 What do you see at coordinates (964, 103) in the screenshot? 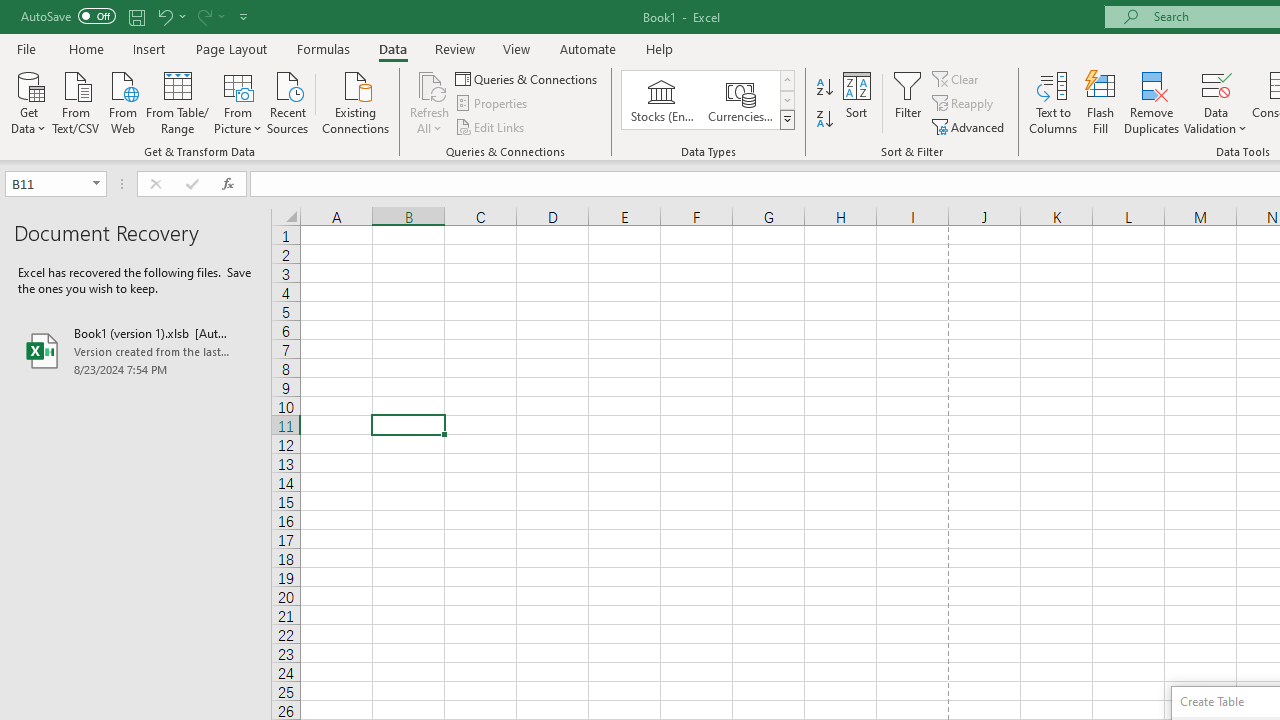
I see `'Reapply'` at bounding box center [964, 103].